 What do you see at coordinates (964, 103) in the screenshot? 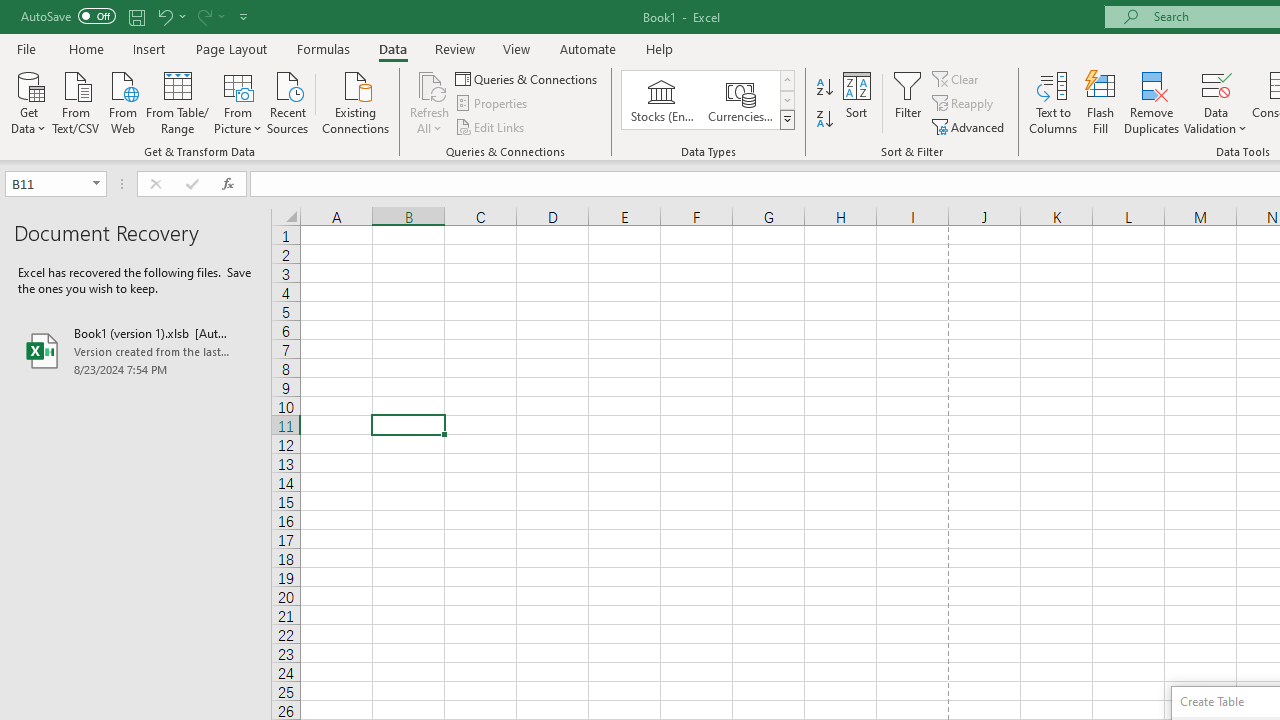
I see `'Reapply'` at bounding box center [964, 103].